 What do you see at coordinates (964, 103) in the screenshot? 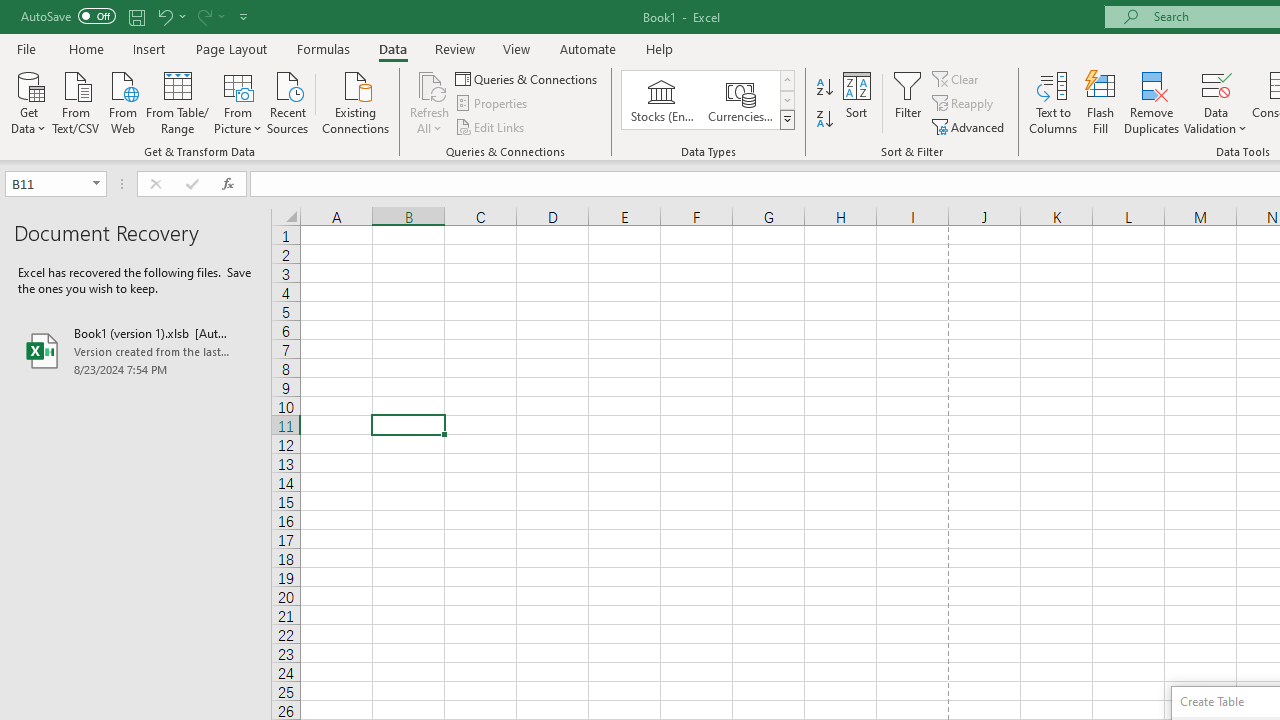
I see `'Reapply'` at bounding box center [964, 103].